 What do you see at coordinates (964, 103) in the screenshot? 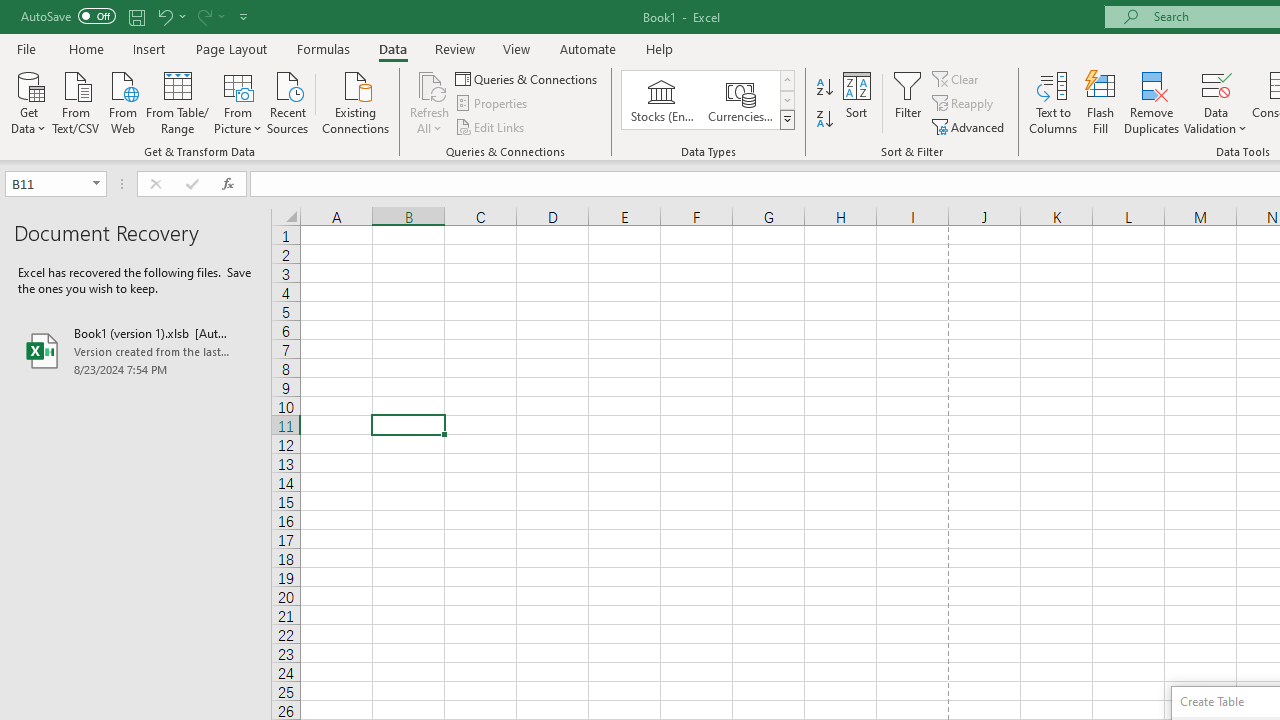
I see `'Reapply'` at bounding box center [964, 103].